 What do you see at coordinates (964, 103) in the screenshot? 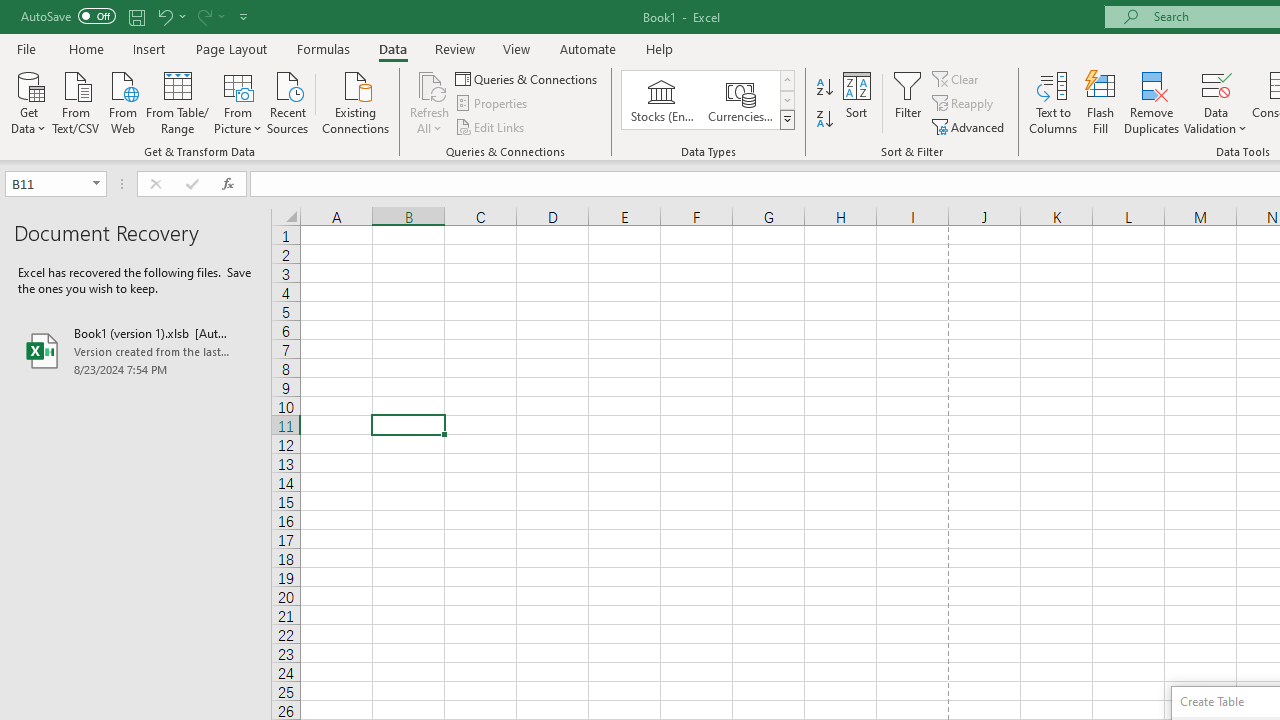
I see `'Reapply'` at bounding box center [964, 103].